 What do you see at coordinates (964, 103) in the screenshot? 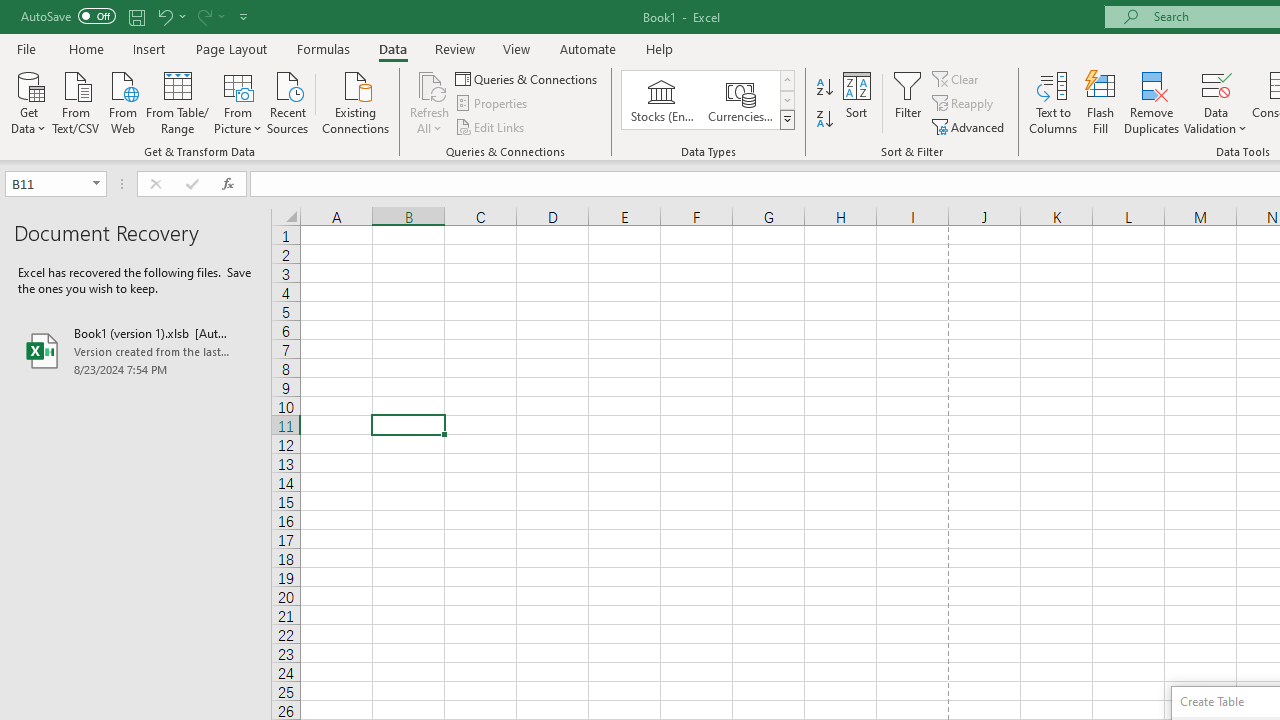
I see `'Reapply'` at bounding box center [964, 103].